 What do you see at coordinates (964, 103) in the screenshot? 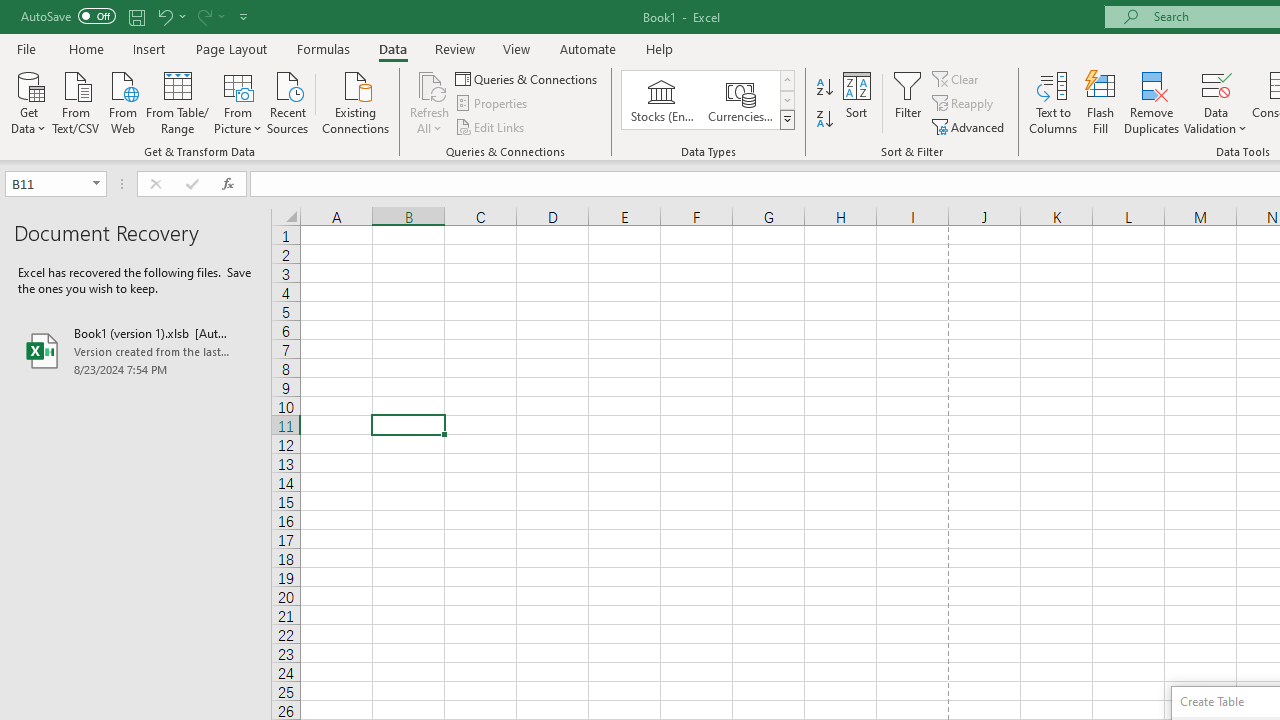
I see `'Reapply'` at bounding box center [964, 103].